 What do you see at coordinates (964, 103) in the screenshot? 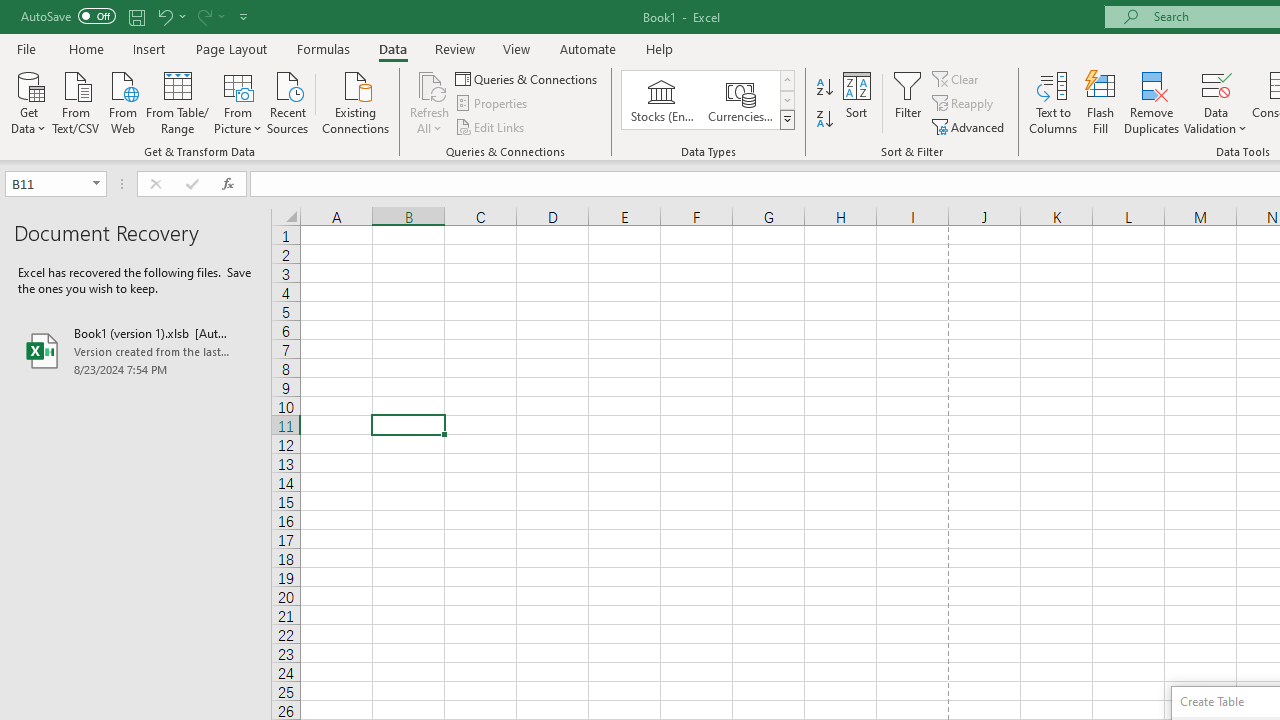
I see `'Reapply'` at bounding box center [964, 103].